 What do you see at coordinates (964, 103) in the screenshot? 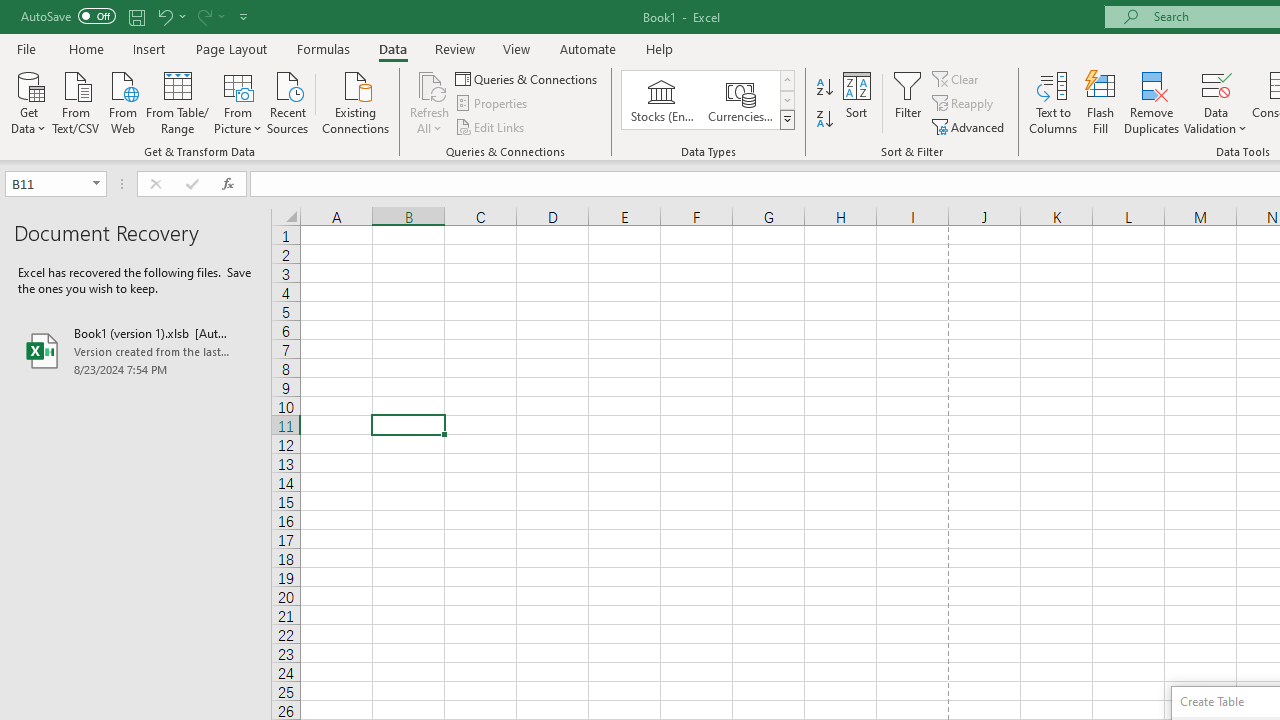
I see `'Reapply'` at bounding box center [964, 103].